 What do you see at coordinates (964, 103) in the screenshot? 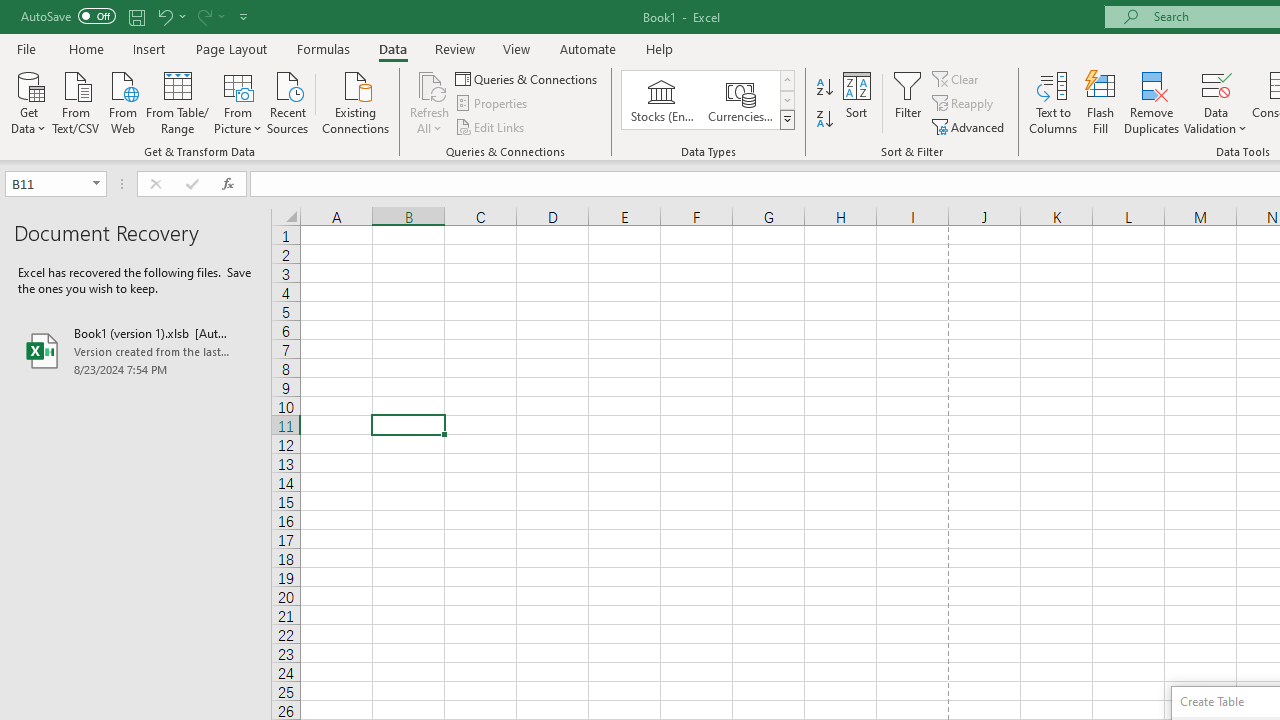
I see `'Reapply'` at bounding box center [964, 103].